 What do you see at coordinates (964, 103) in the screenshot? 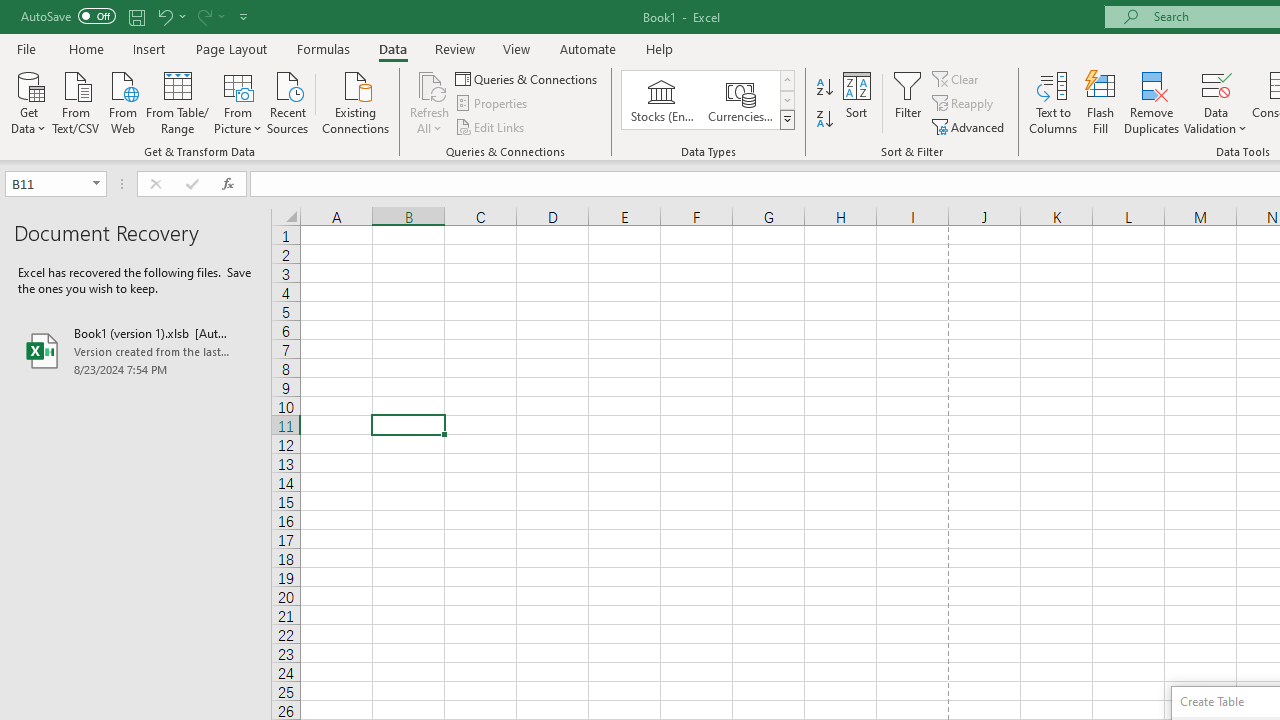
I see `'Reapply'` at bounding box center [964, 103].